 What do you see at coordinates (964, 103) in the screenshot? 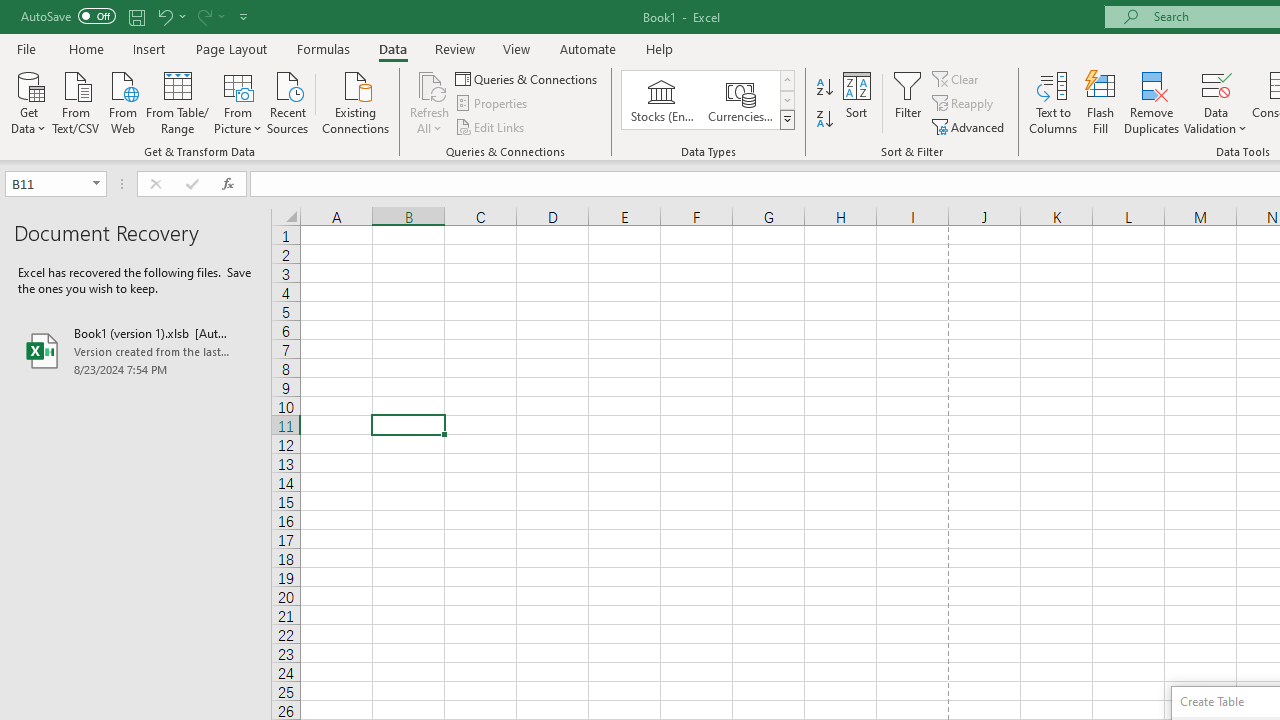
I see `'Reapply'` at bounding box center [964, 103].